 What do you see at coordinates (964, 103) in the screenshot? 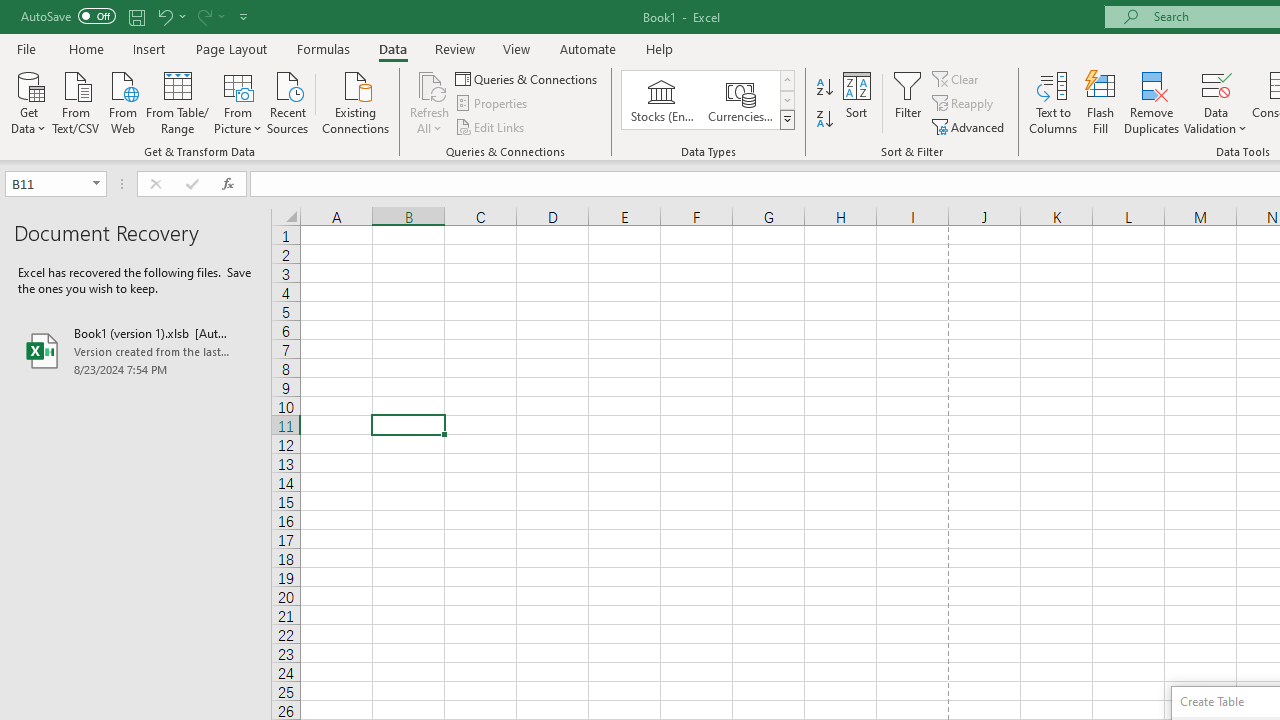
I see `'Reapply'` at bounding box center [964, 103].